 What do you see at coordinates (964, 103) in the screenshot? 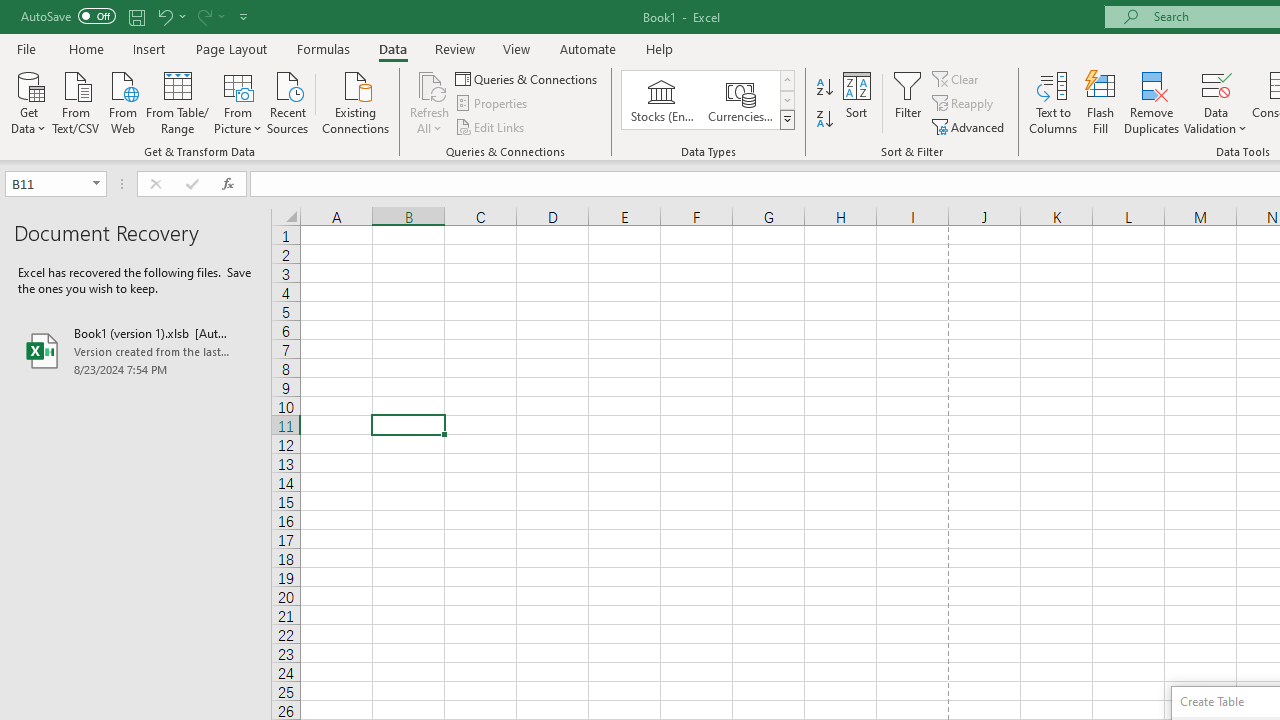
I see `'Reapply'` at bounding box center [964, 103].